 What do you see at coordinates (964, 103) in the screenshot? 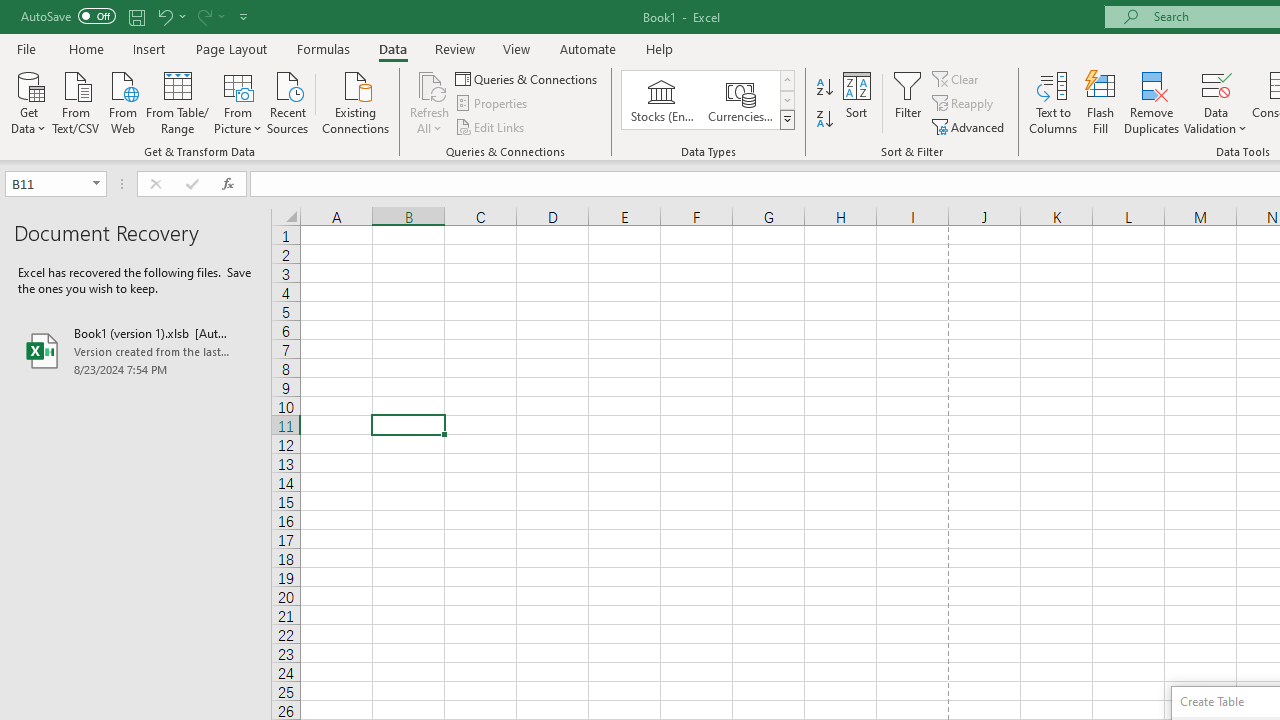
I see `'Reapply'` at bounding box center [964, 103].